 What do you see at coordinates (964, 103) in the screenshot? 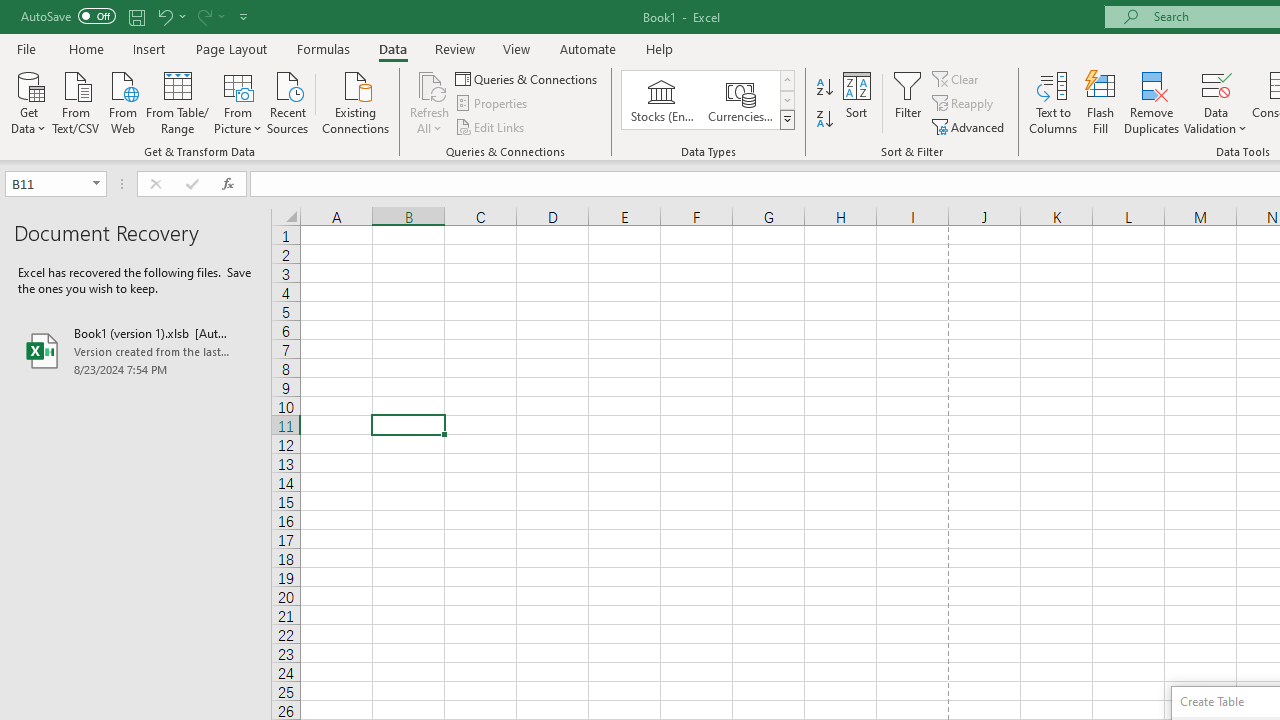
I see `'Reapply'` at bounding box center [964, 103].